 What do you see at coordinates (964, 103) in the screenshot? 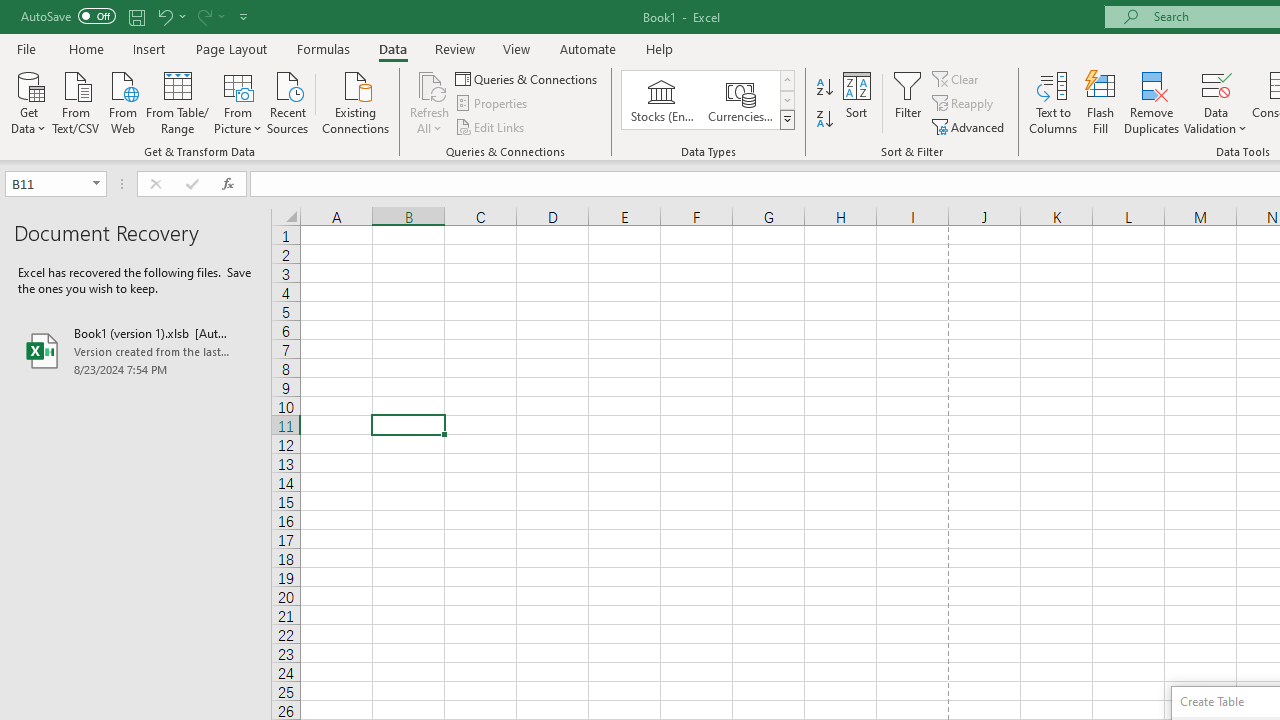
I see `'Reapply'` at bounding box center [964, 103].